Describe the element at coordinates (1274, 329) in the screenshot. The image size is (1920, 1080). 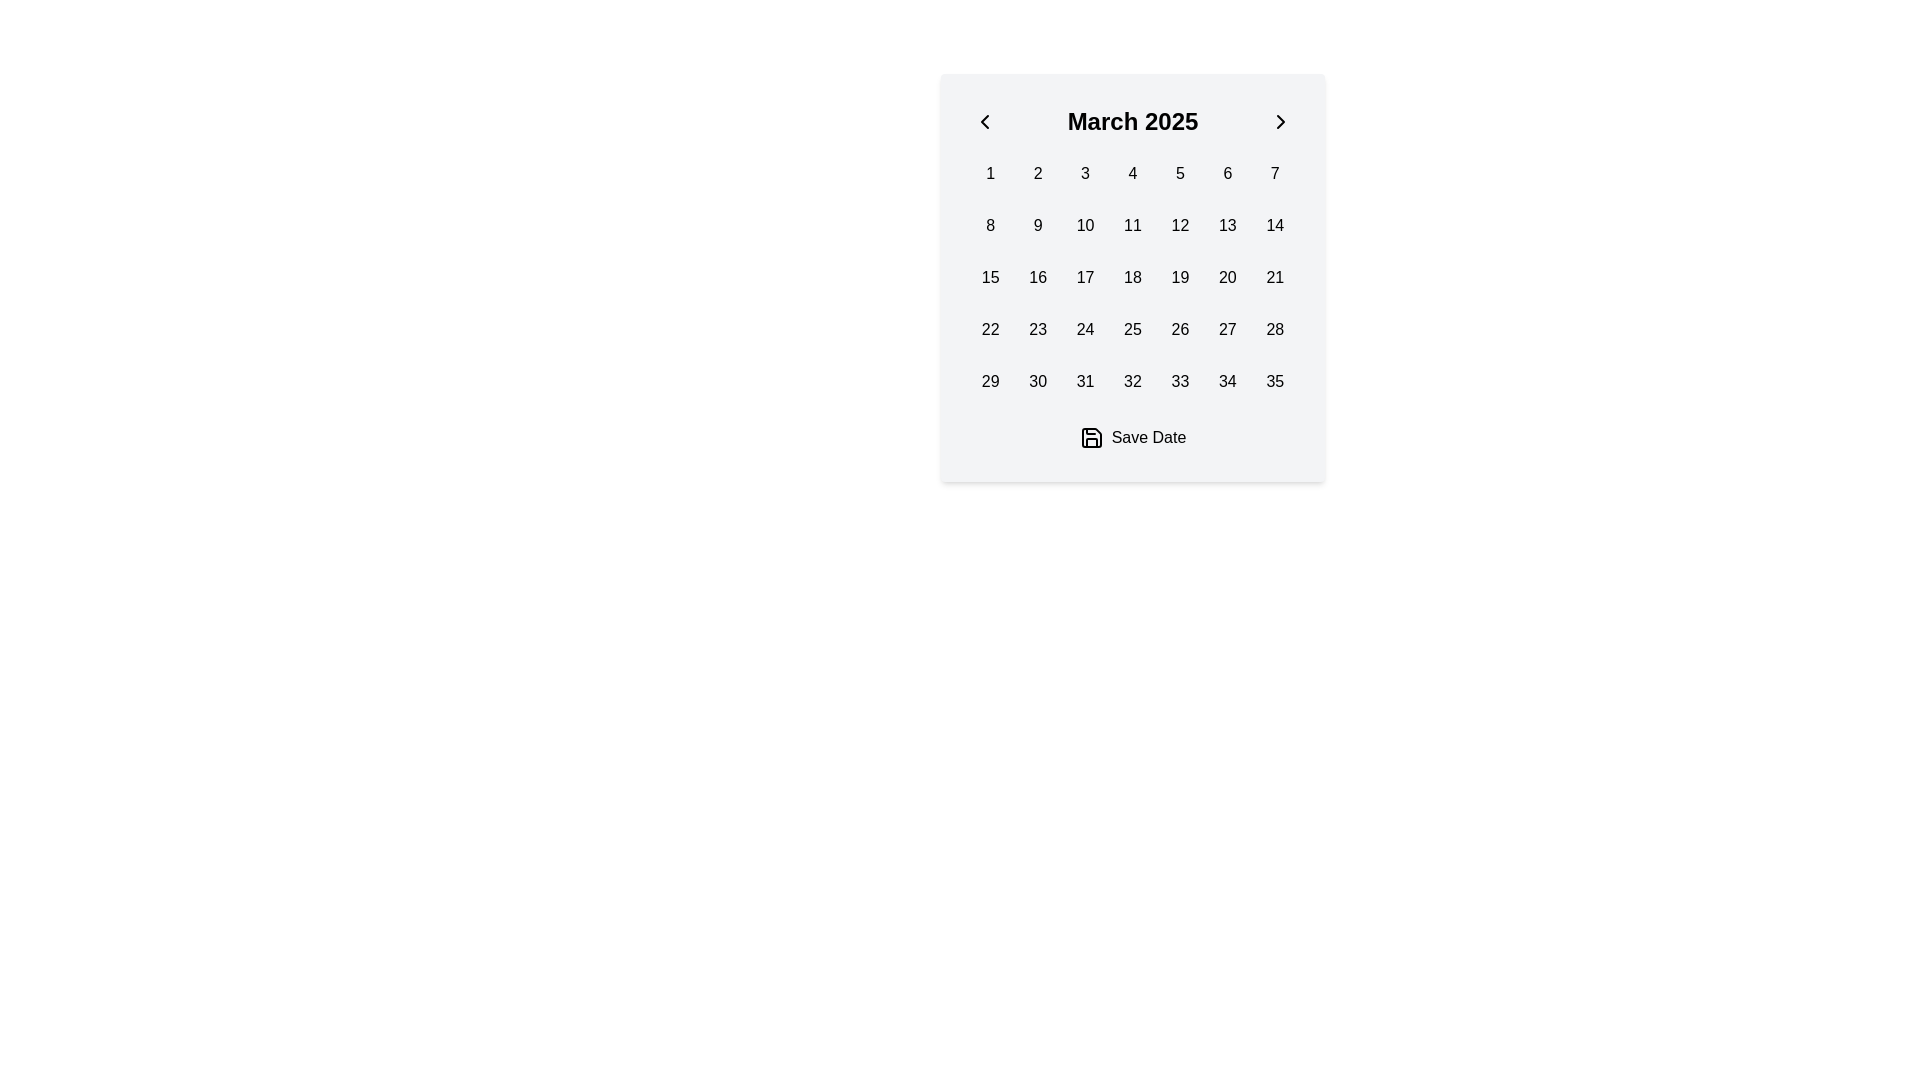
I see `the button representing the date '28' in the calendar grid` at that location.